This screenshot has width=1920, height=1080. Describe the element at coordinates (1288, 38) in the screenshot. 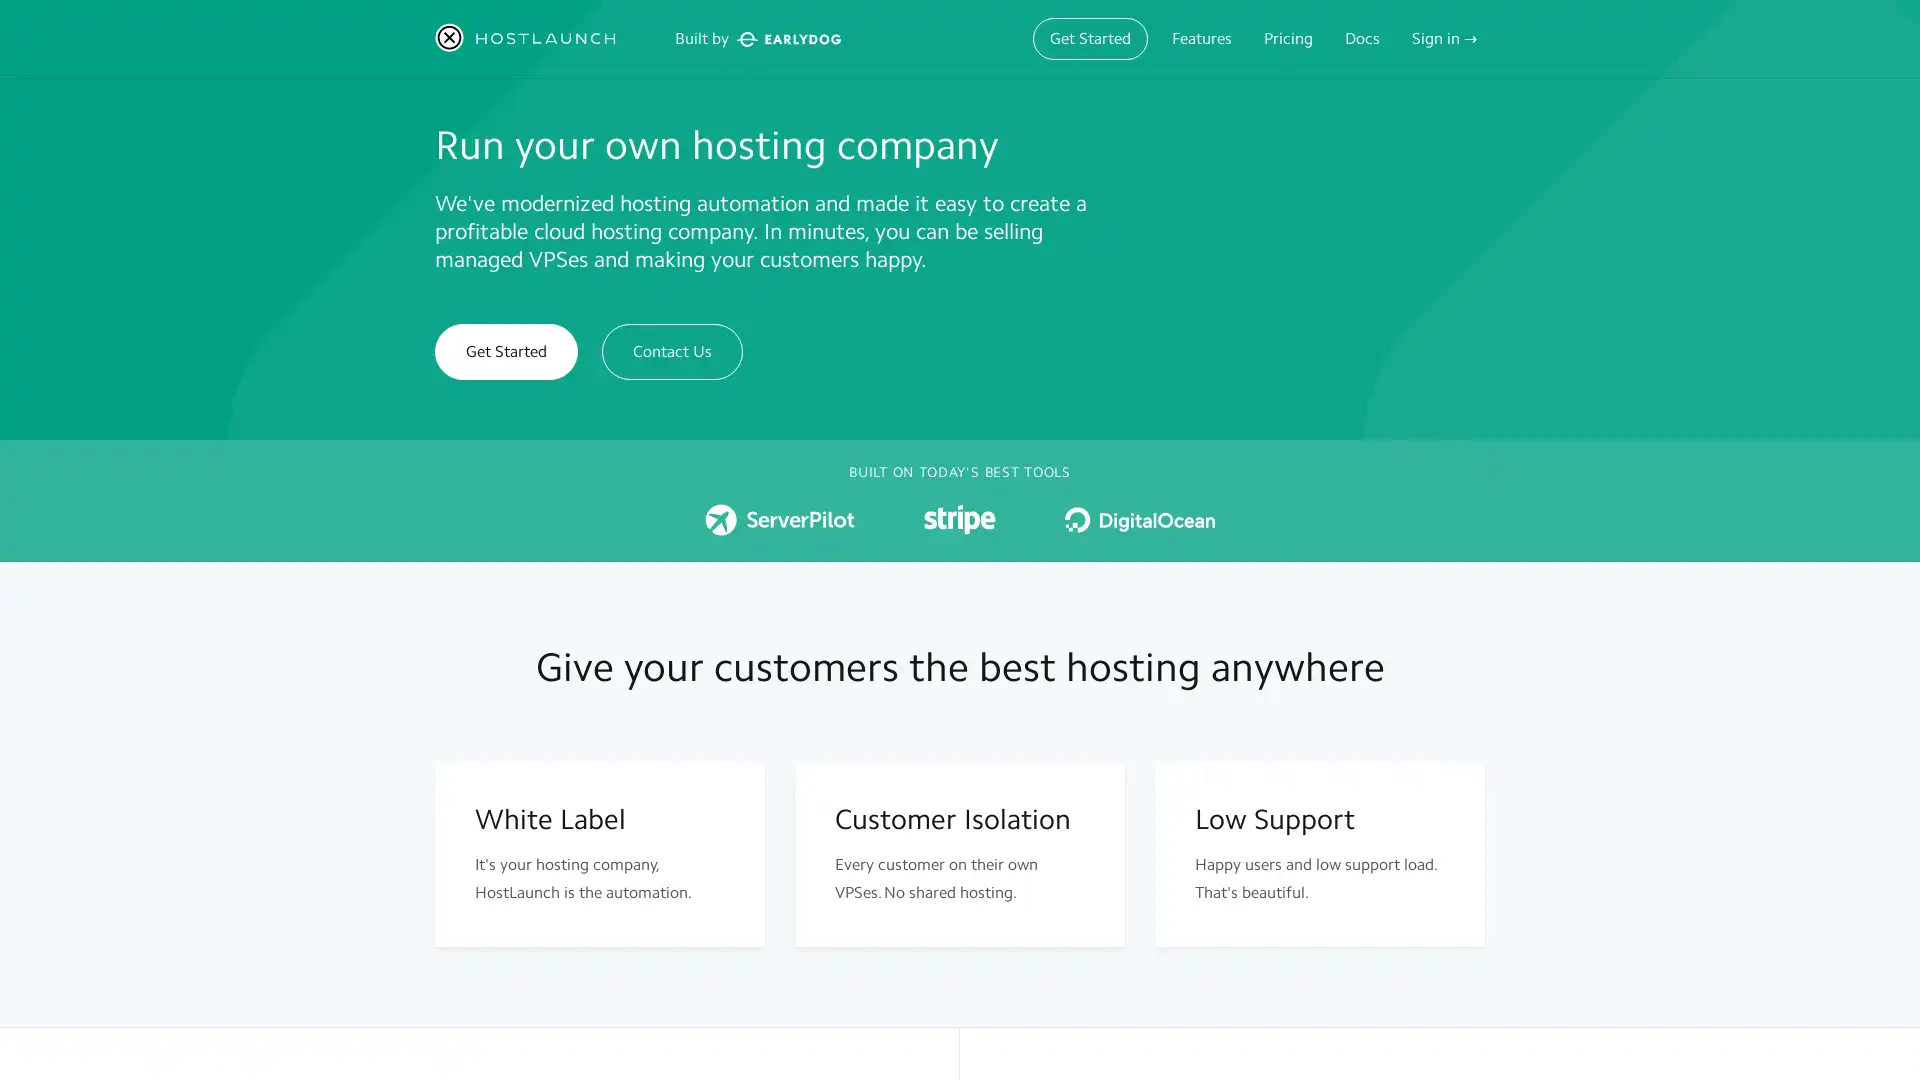

I see `Pricing` at that location.